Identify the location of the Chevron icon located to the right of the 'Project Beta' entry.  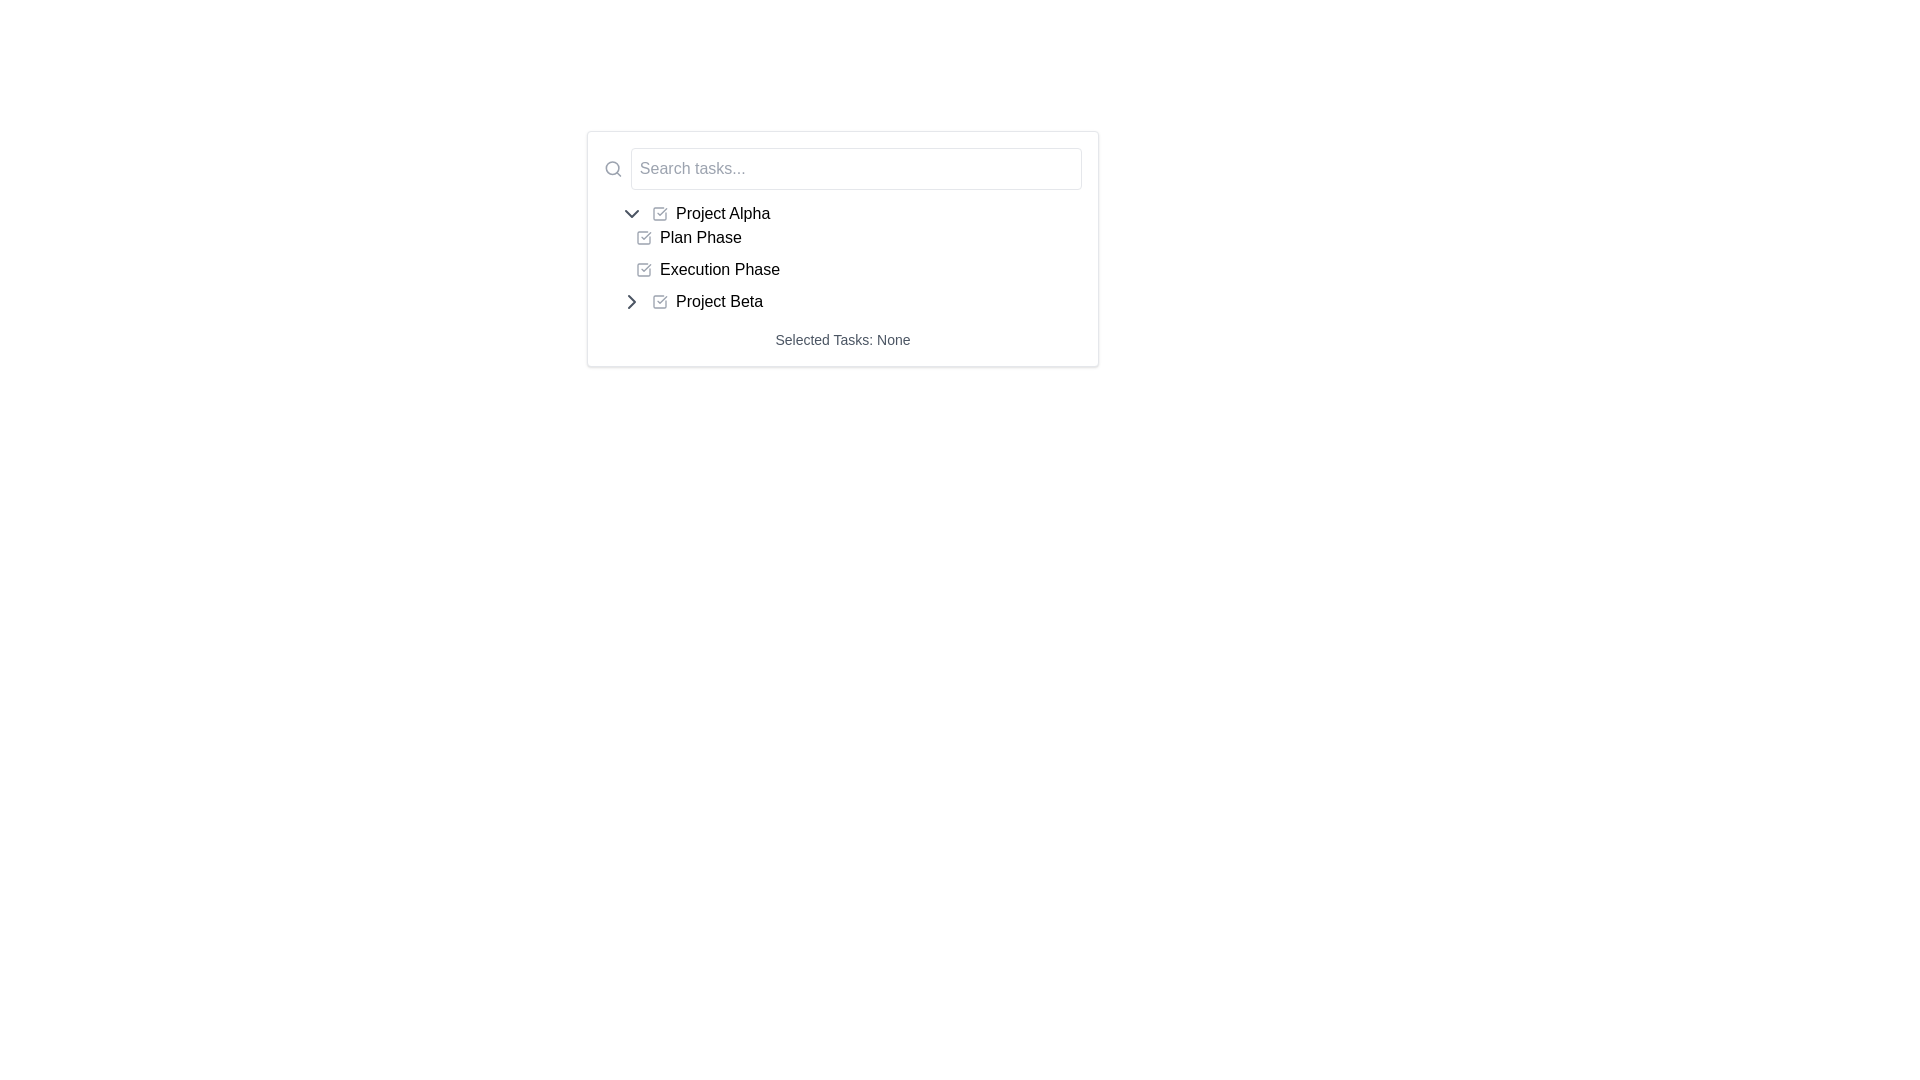
(631, 301).